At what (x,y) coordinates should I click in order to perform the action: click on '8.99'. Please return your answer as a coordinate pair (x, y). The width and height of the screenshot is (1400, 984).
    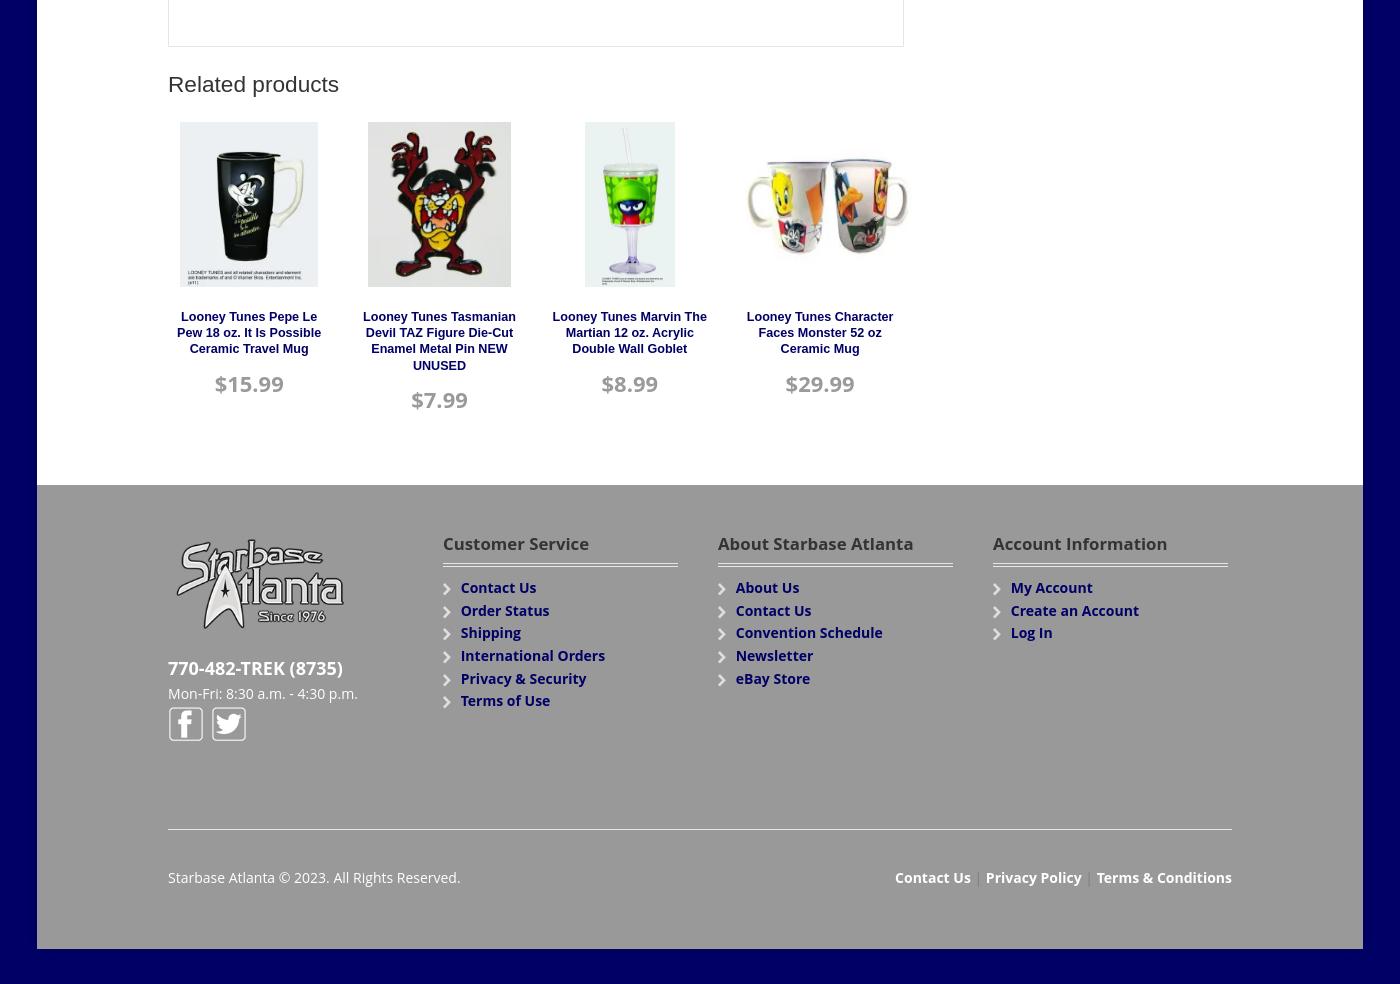
    Looking at the image, I should click on (636, 381).